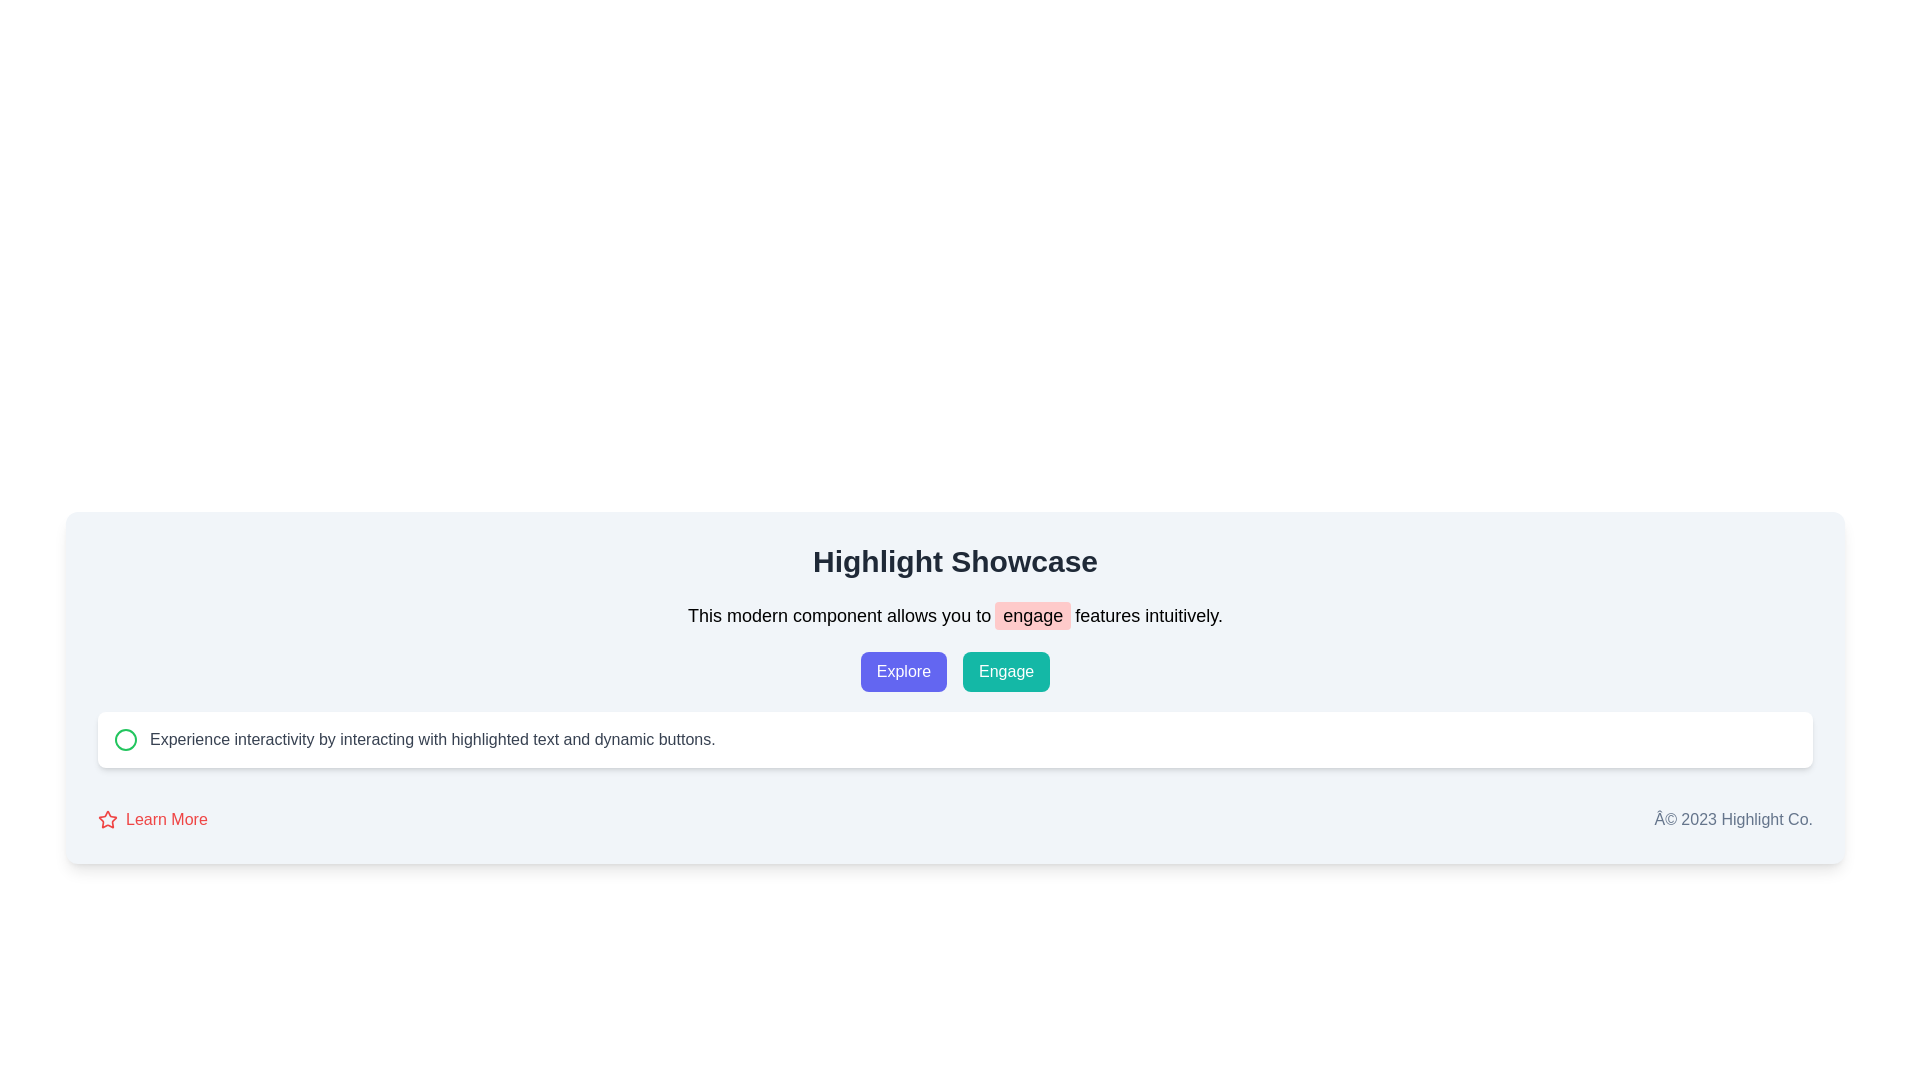 This screenshot has height=1080, width=1920. Describe the element at coordinates (124, 740) in the screenshot. I see `the SVG Circle element that is part of an icon or indicator, positioned to the left of the sentence about interactivity` at that location.